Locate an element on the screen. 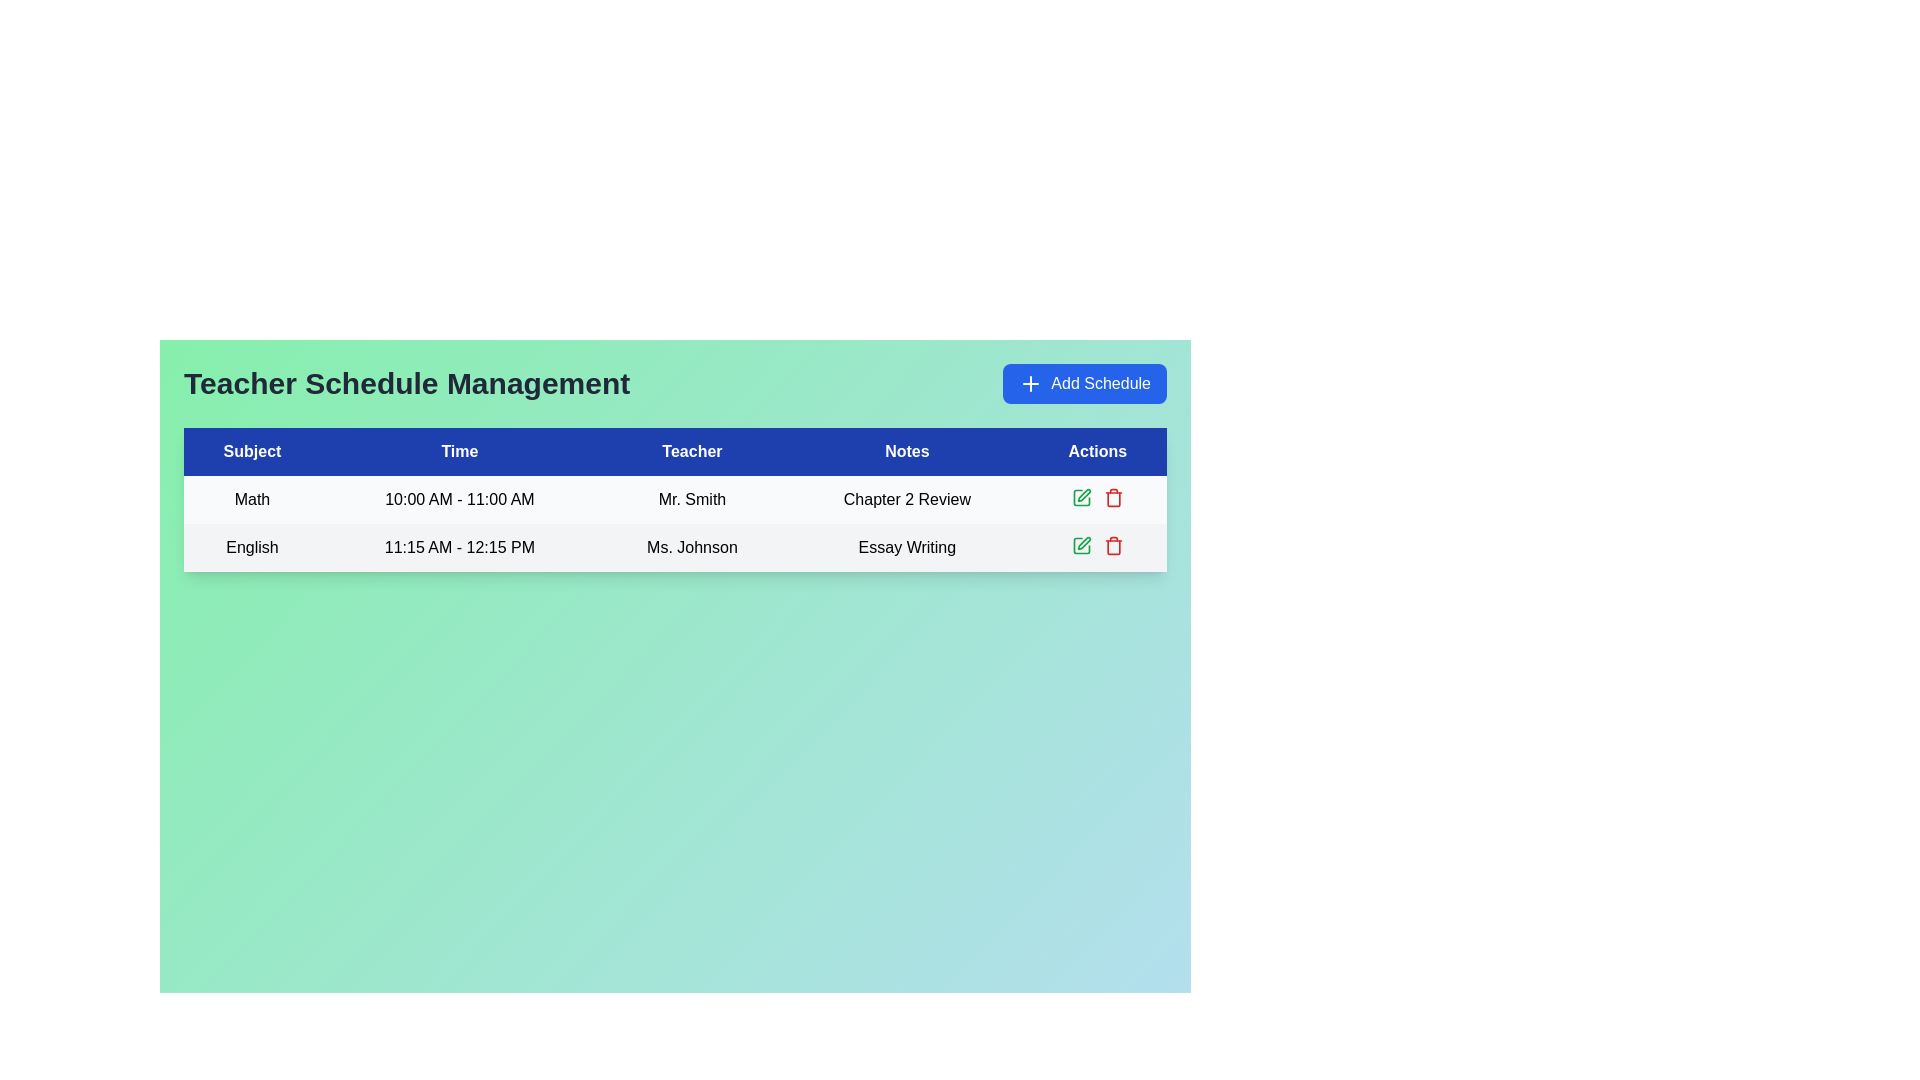 This screenshot has height=1080, width=1920. text label displaying 'Ms. Johnson' located in the second row under the 'Teacher' column of the table is located at coordinates (692, 547).